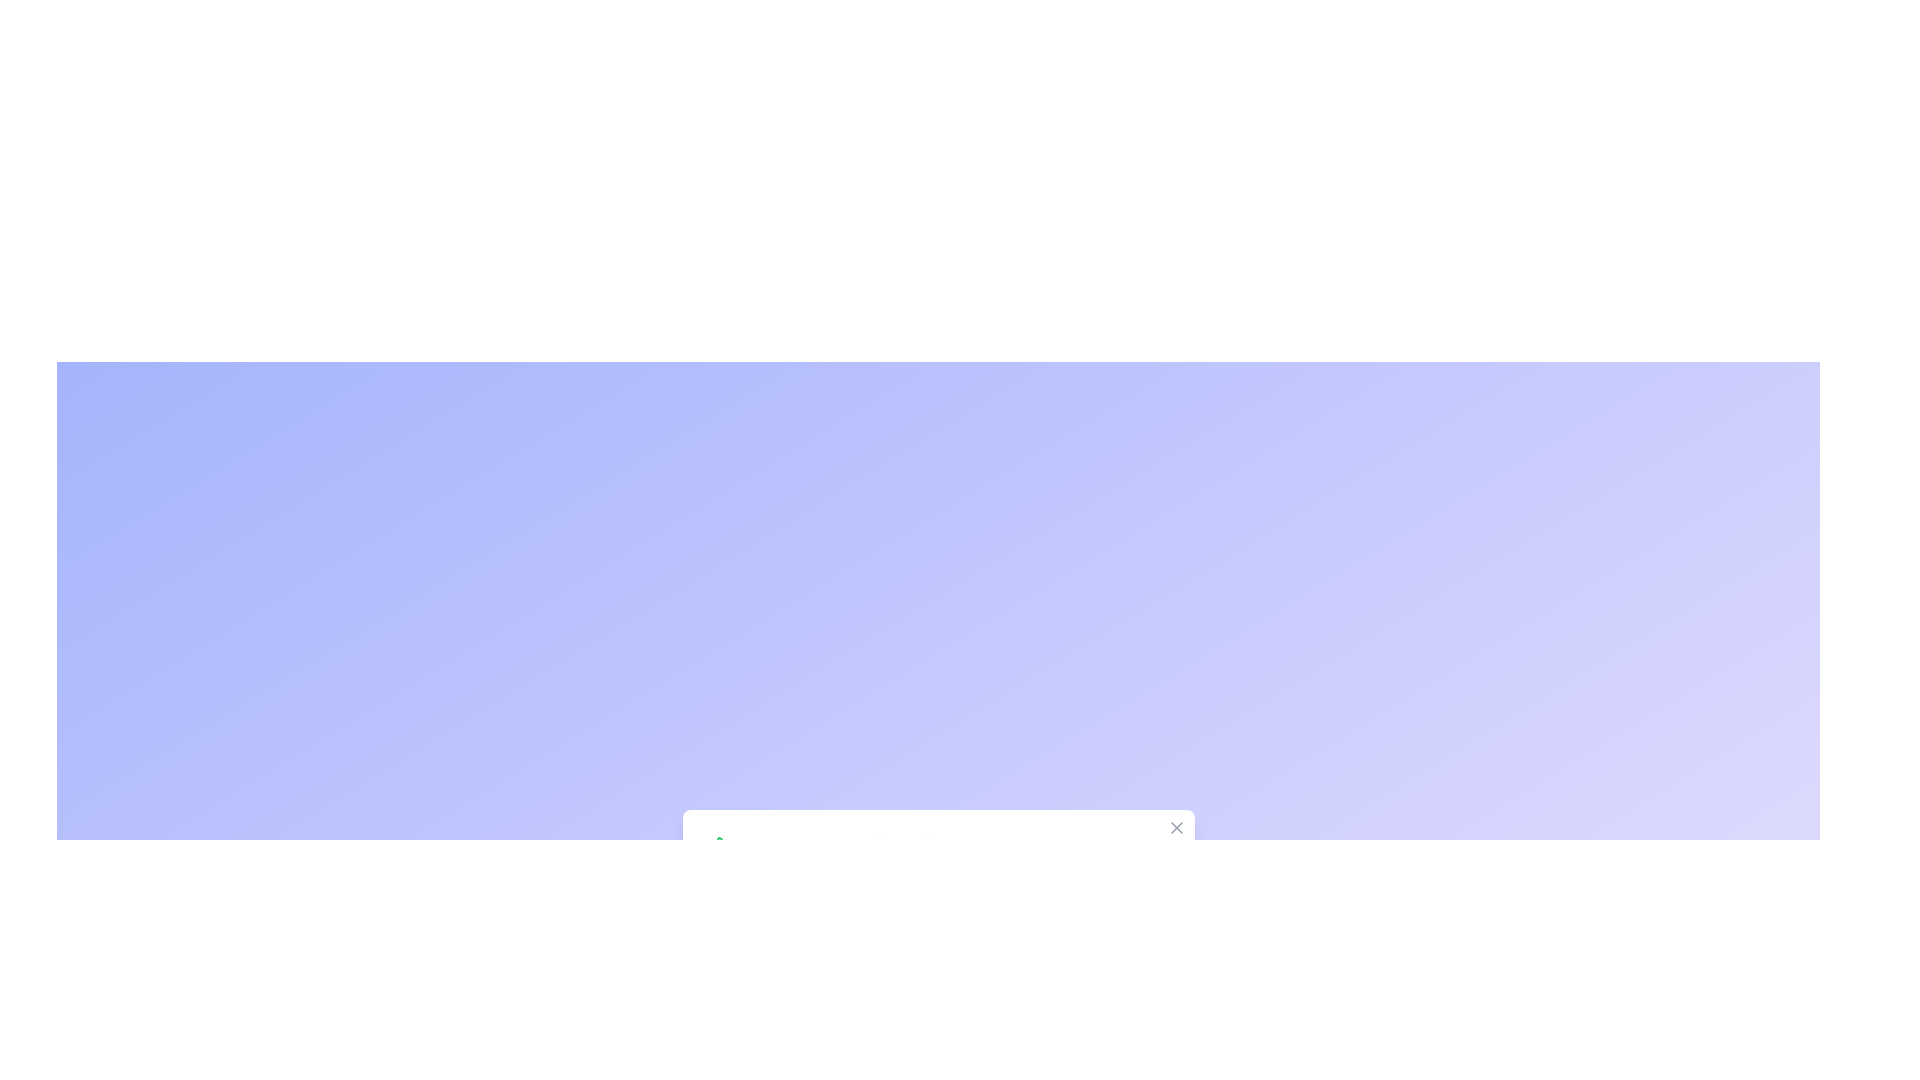 Image resolution: width=1920 pixels, height=1080 pixels. Describe the element at coordinates (718, 848) in the screenshot. I see `the positive feedback icon located in the upper-left corner of the feedback confirmation component, adjacent to the 'Feedback Confirmation' text` at that location.